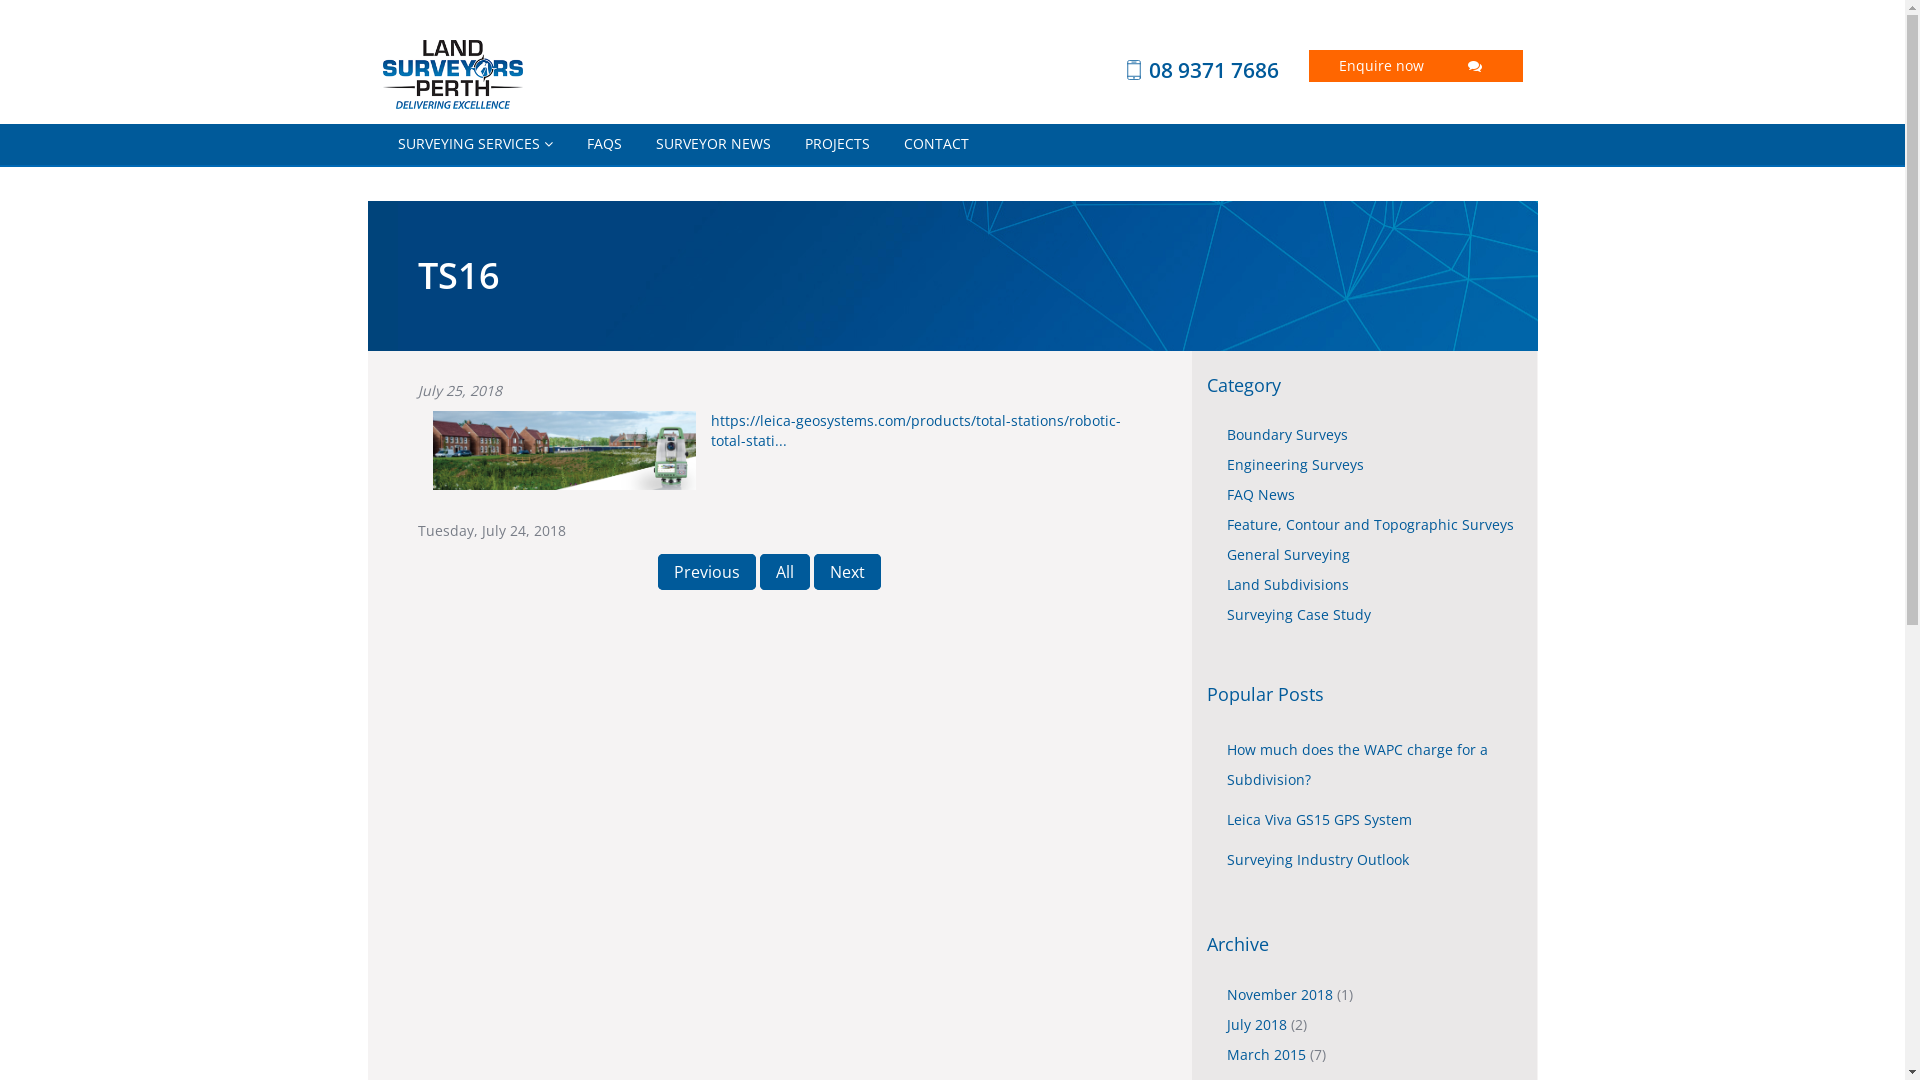 This screenshot has width=1920, height=1080. I want to click on 'Boundary Surveys', so click(1287, 433).